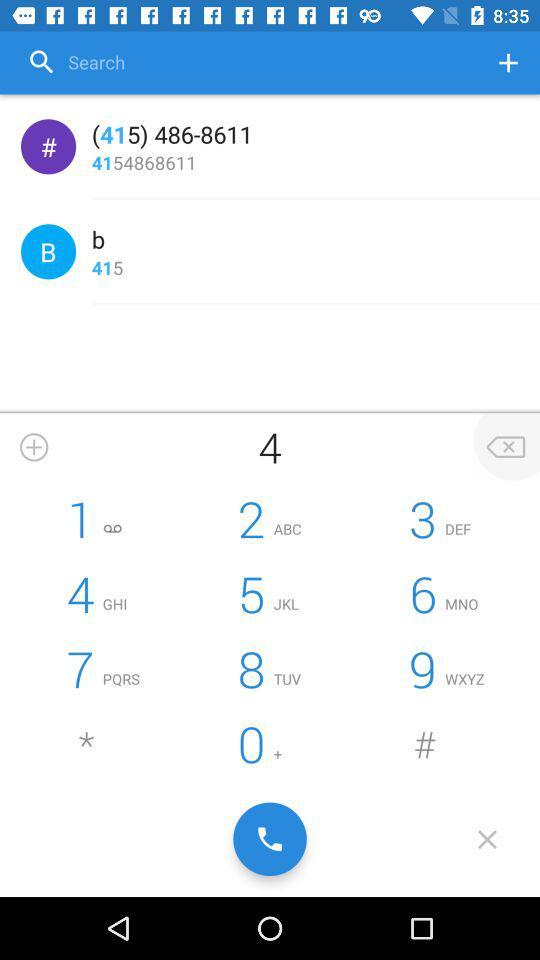  I want to click on a number, so click(33, 447).